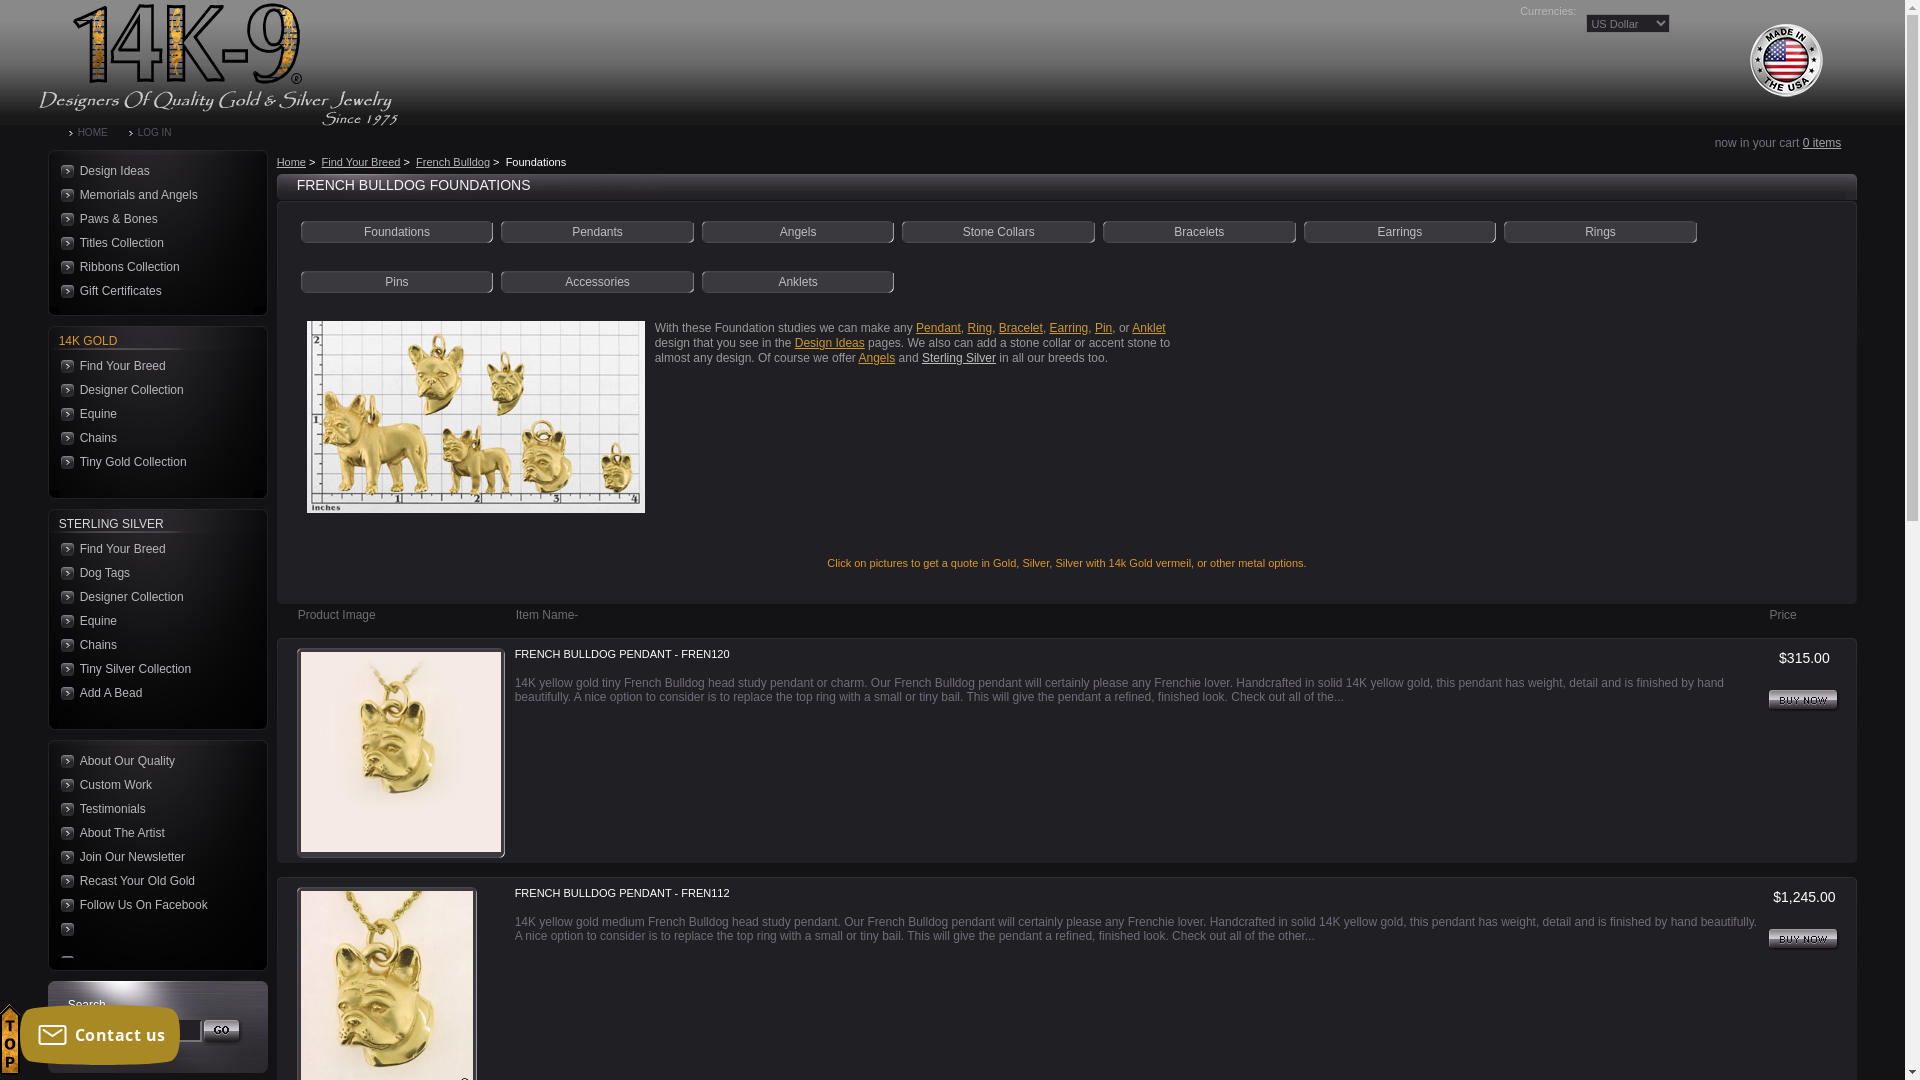 This screenshot has width=1920, height=1080. Describe the element at coordinates (57, 620) in the screenshot. I see `'Equine'` at that location.